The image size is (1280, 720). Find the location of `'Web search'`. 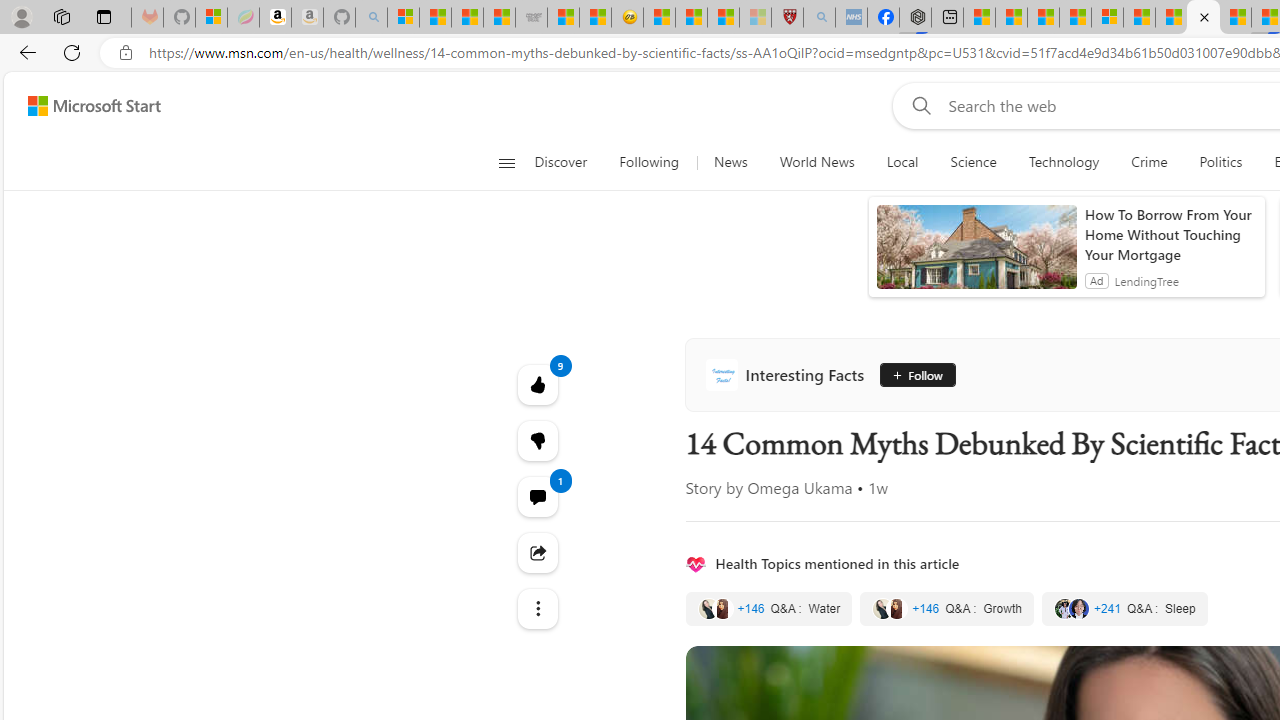

'Web search' is located at coordinates (916, 105).